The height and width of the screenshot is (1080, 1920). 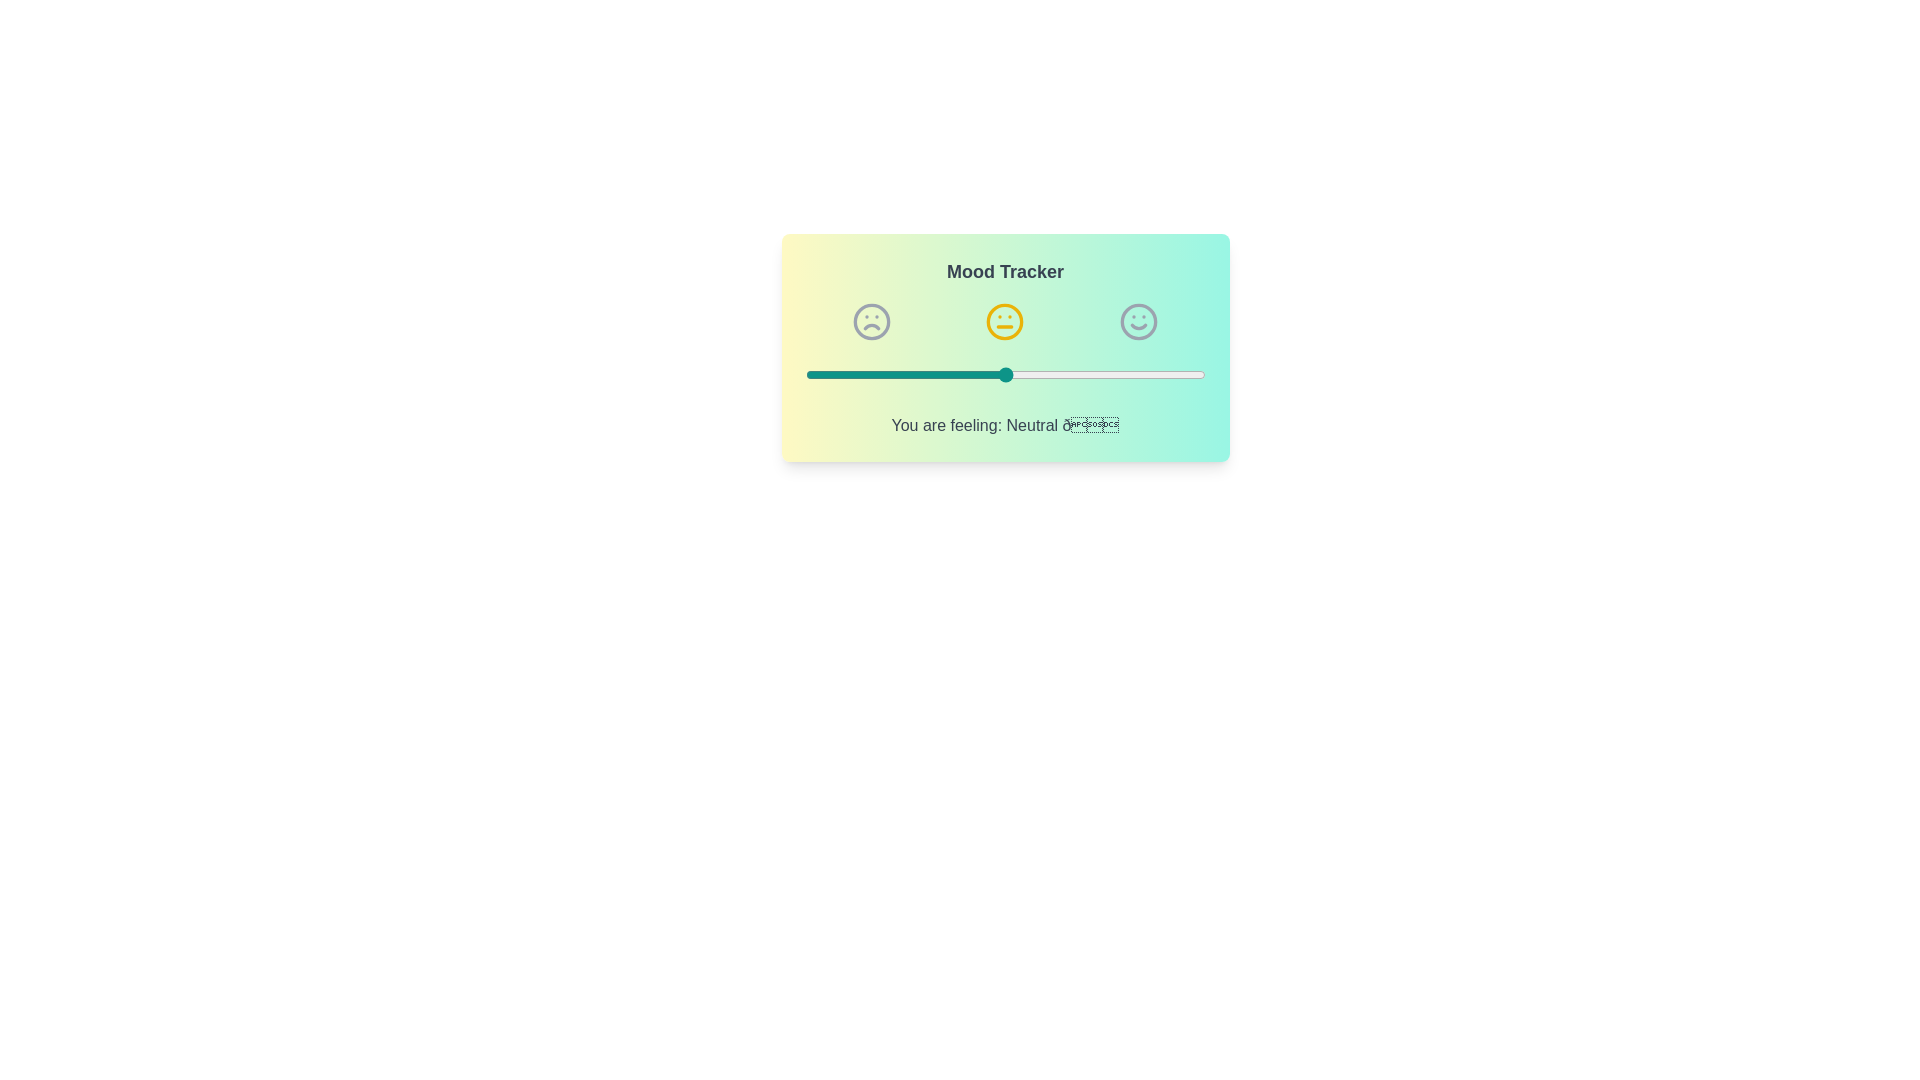 I want to click on the mood icon corresponding to Sad, so click(x=872, y=320).